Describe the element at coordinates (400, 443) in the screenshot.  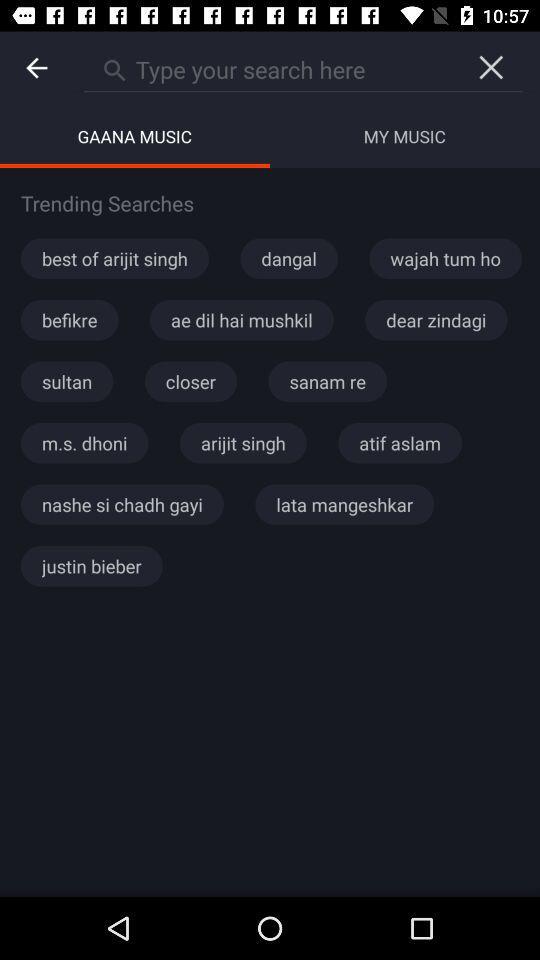
I see `atif aslam icon` at that location.